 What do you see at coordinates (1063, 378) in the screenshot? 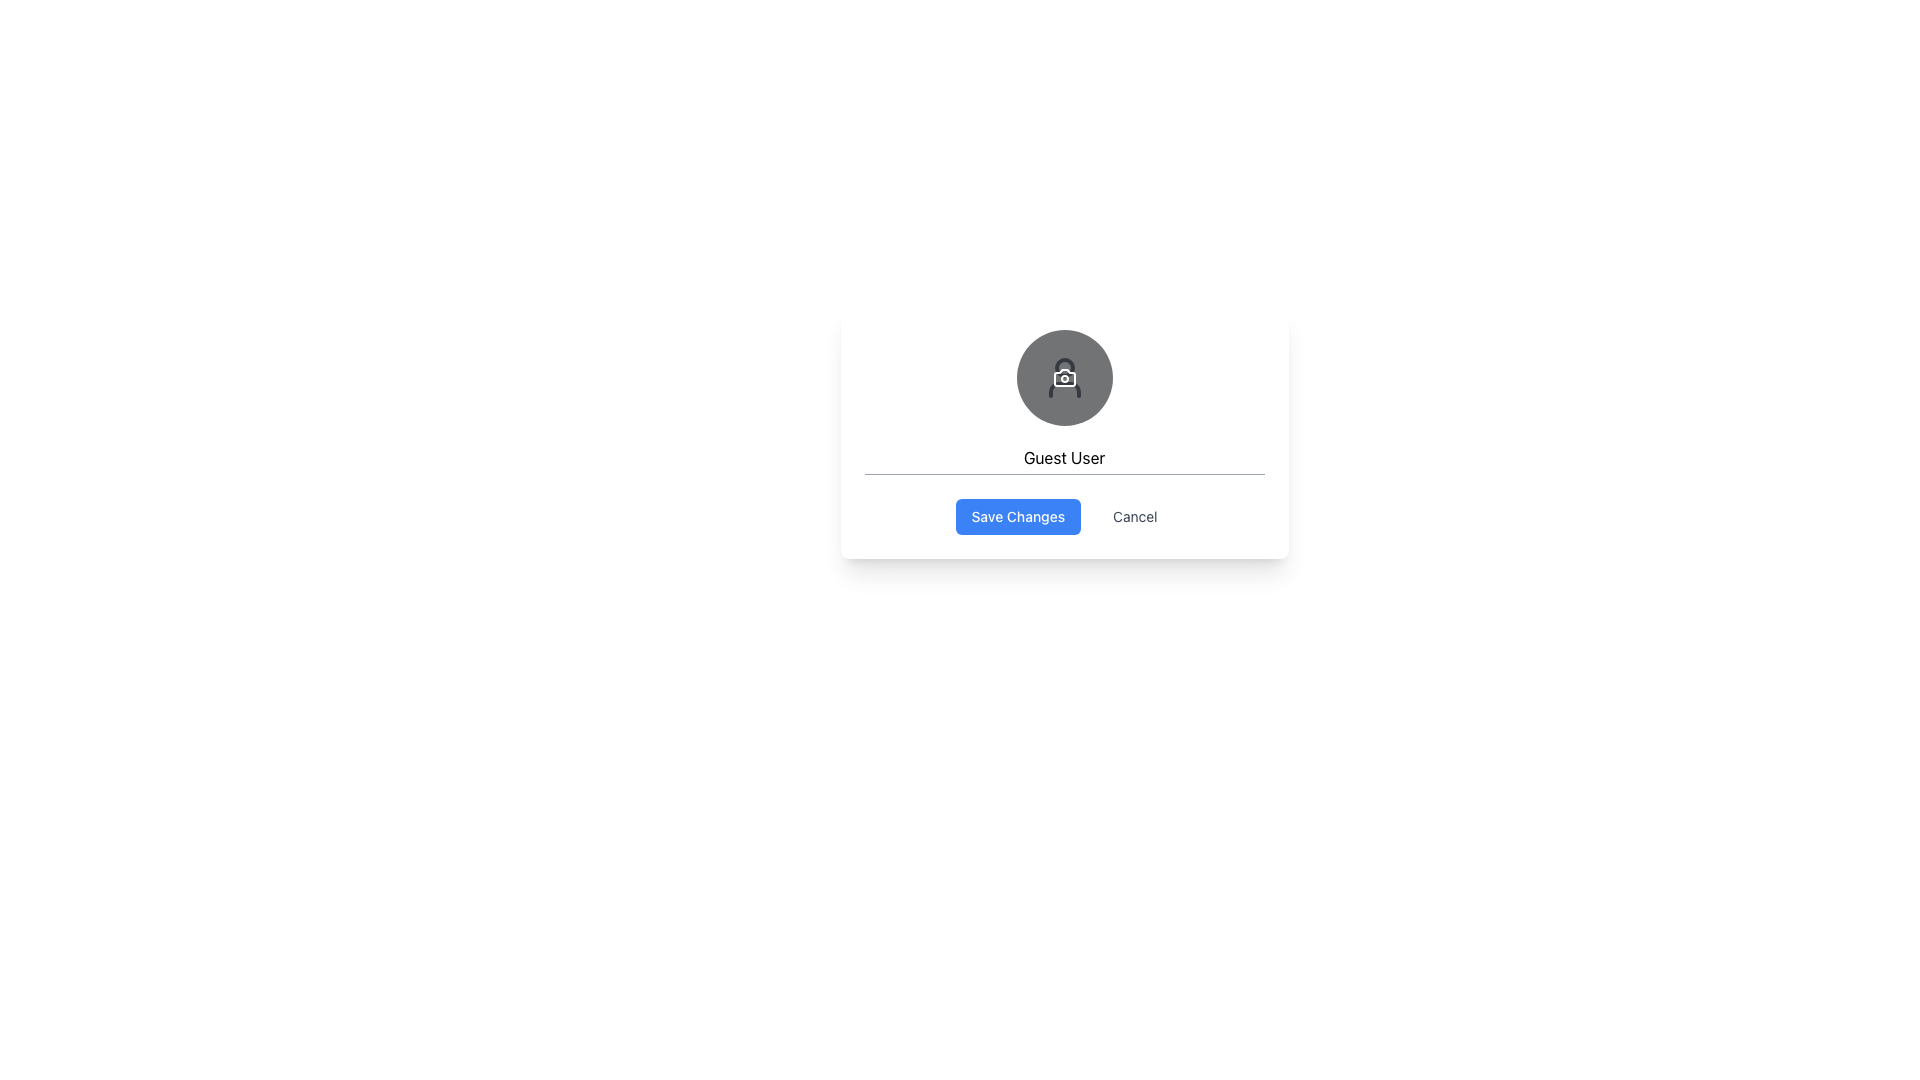
I see `the profile picture placeholder icon, which indicates an upload or edit action related to user profile settings, located above the text 'Guest User'` at bounding box center [1063, 378].